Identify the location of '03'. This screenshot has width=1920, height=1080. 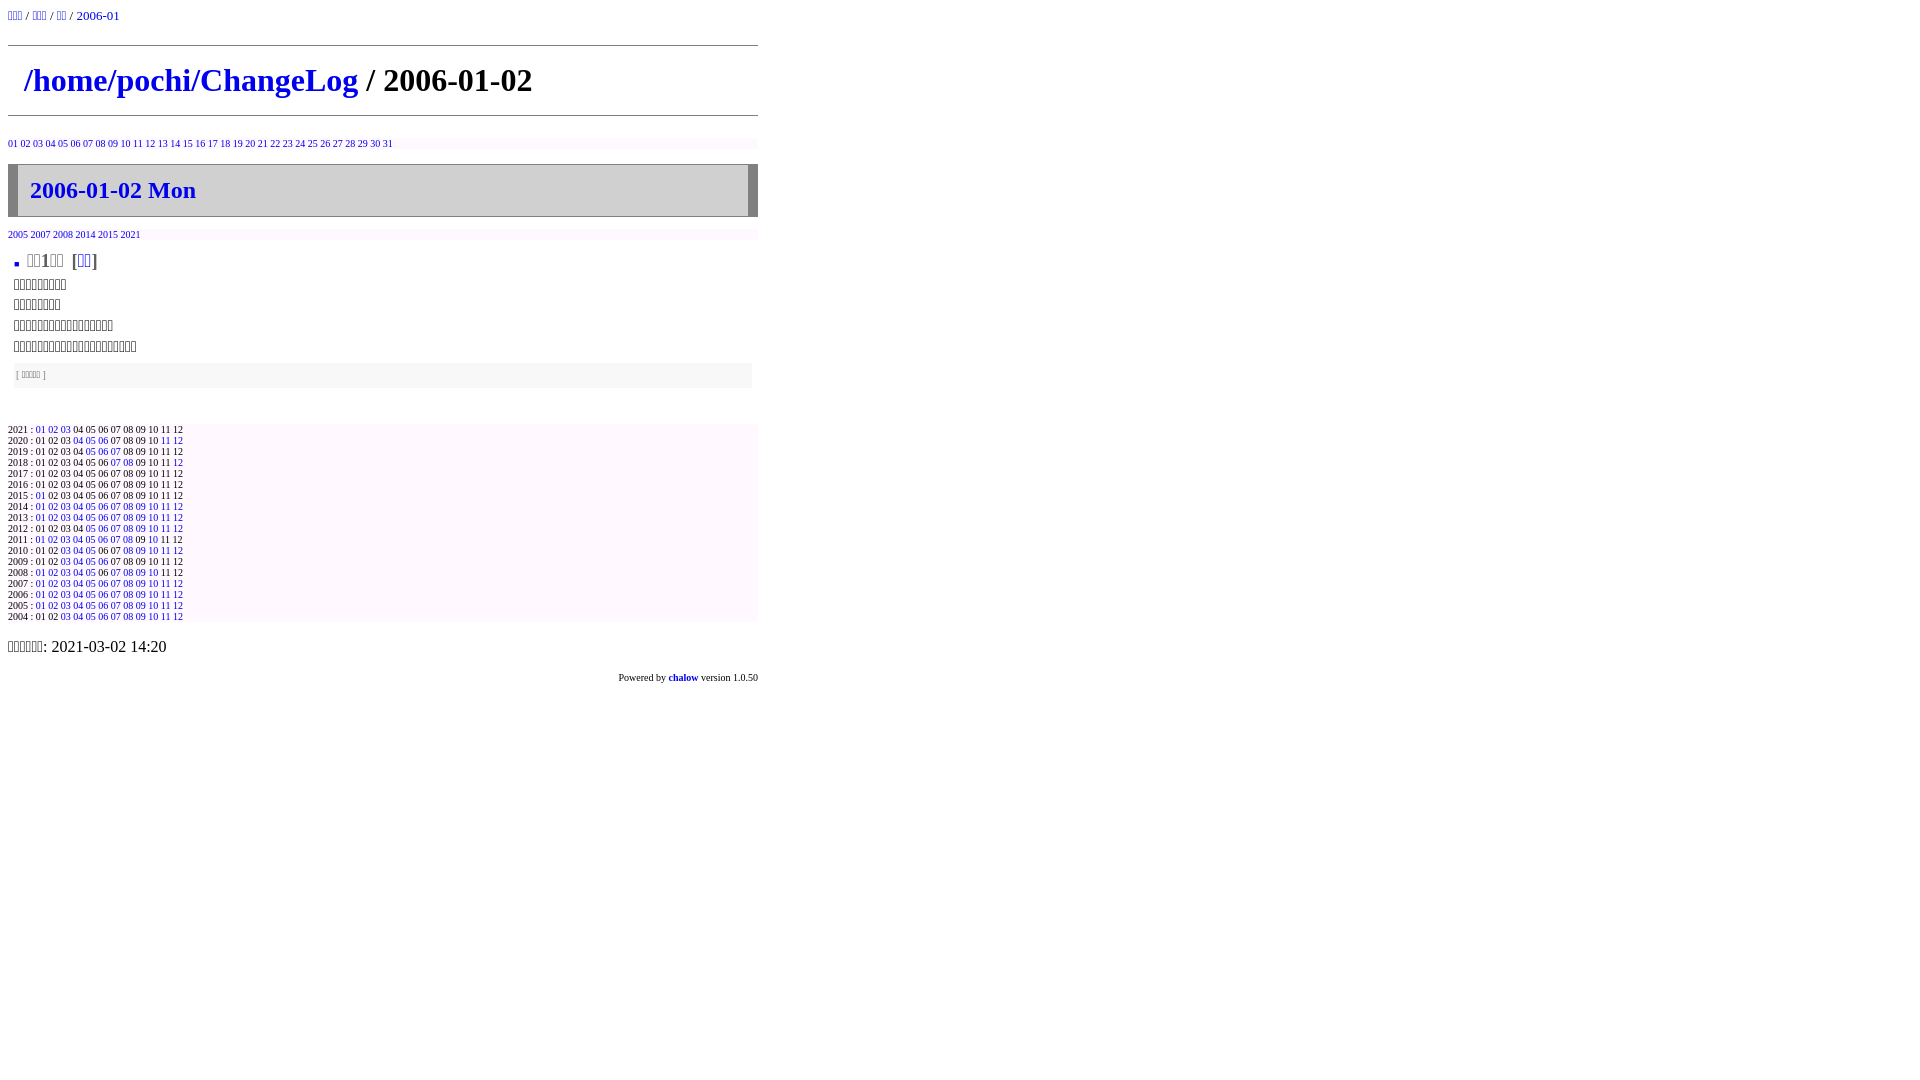
(38, 142).